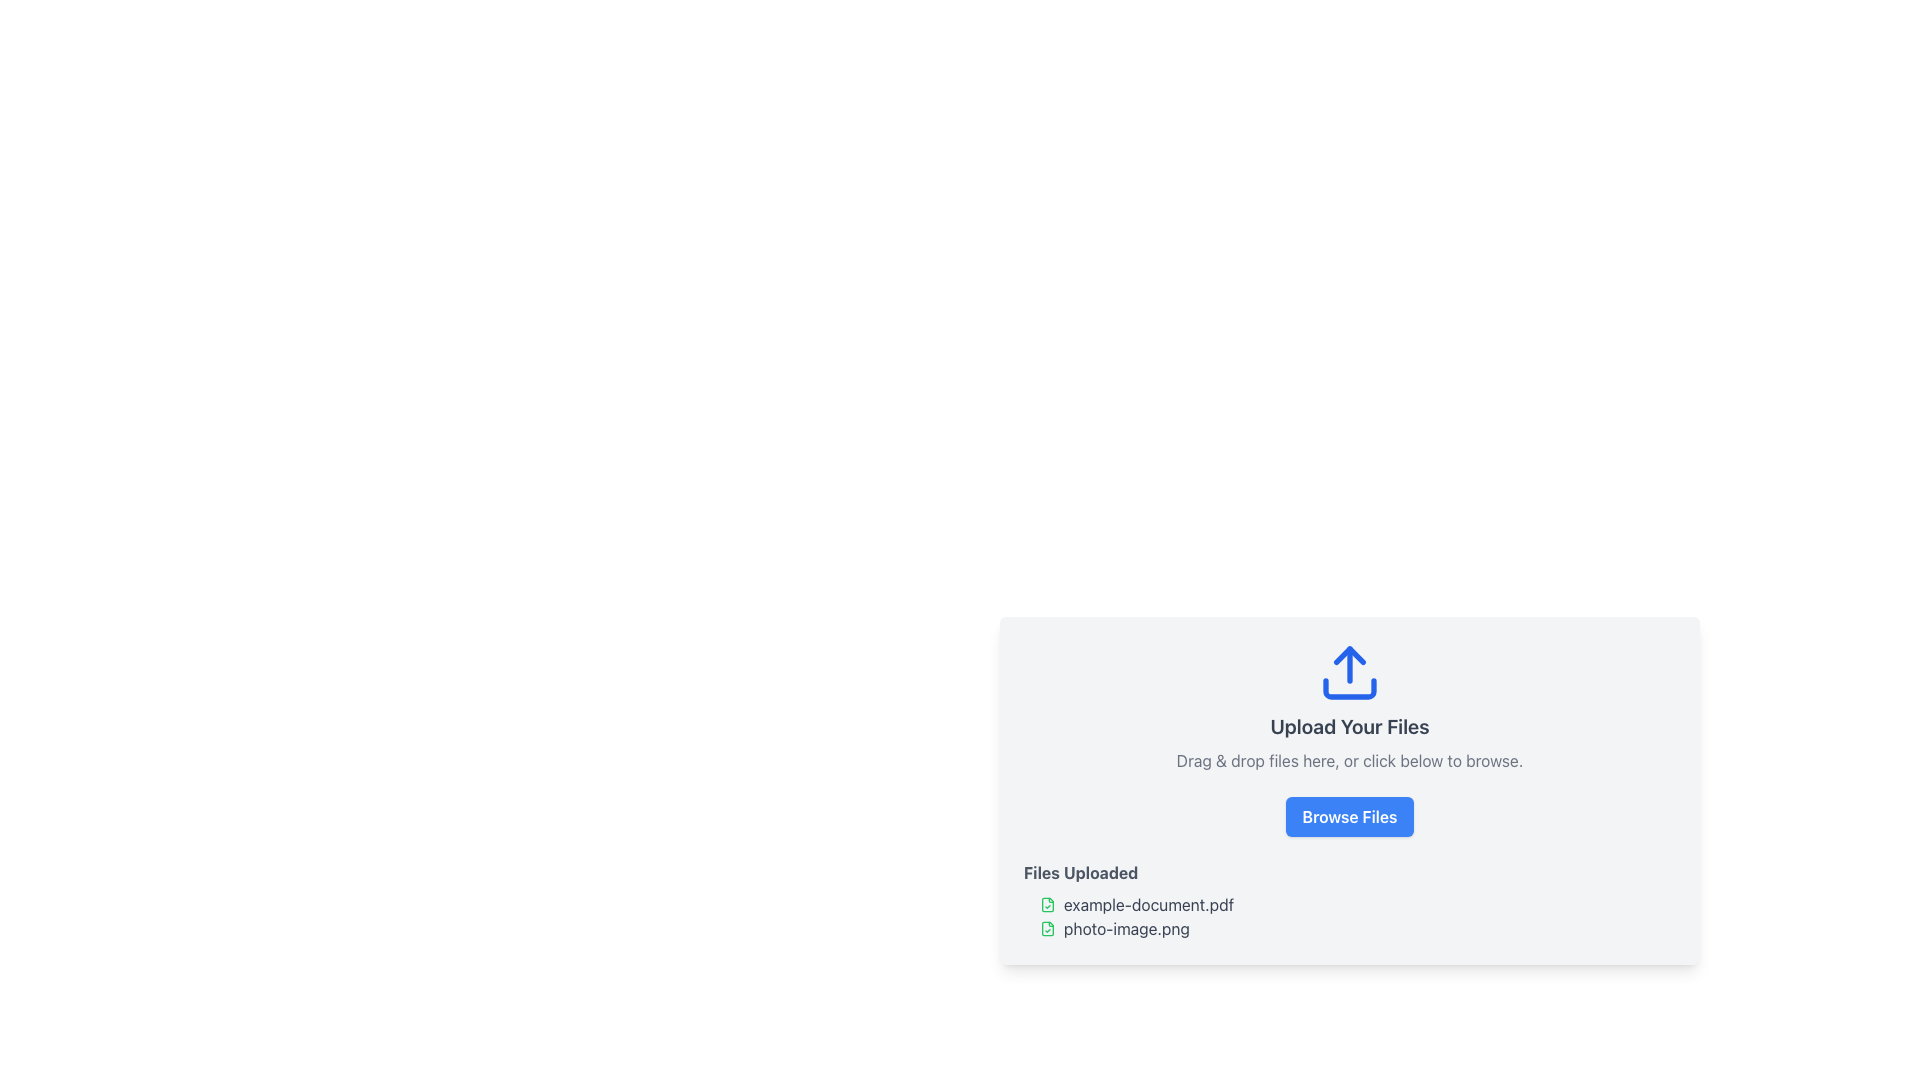 Image resolution: width=1920 pixels, height=1080 pixels. What do you see at coordinates (1046, 905) in the screenshot?
I see `the green file icon with a checkmark, which indicates a successful file state, located to the left of the text 'example-document.pdf' in the 'Files Uploaded' section` at bounding box center [1046, 905].